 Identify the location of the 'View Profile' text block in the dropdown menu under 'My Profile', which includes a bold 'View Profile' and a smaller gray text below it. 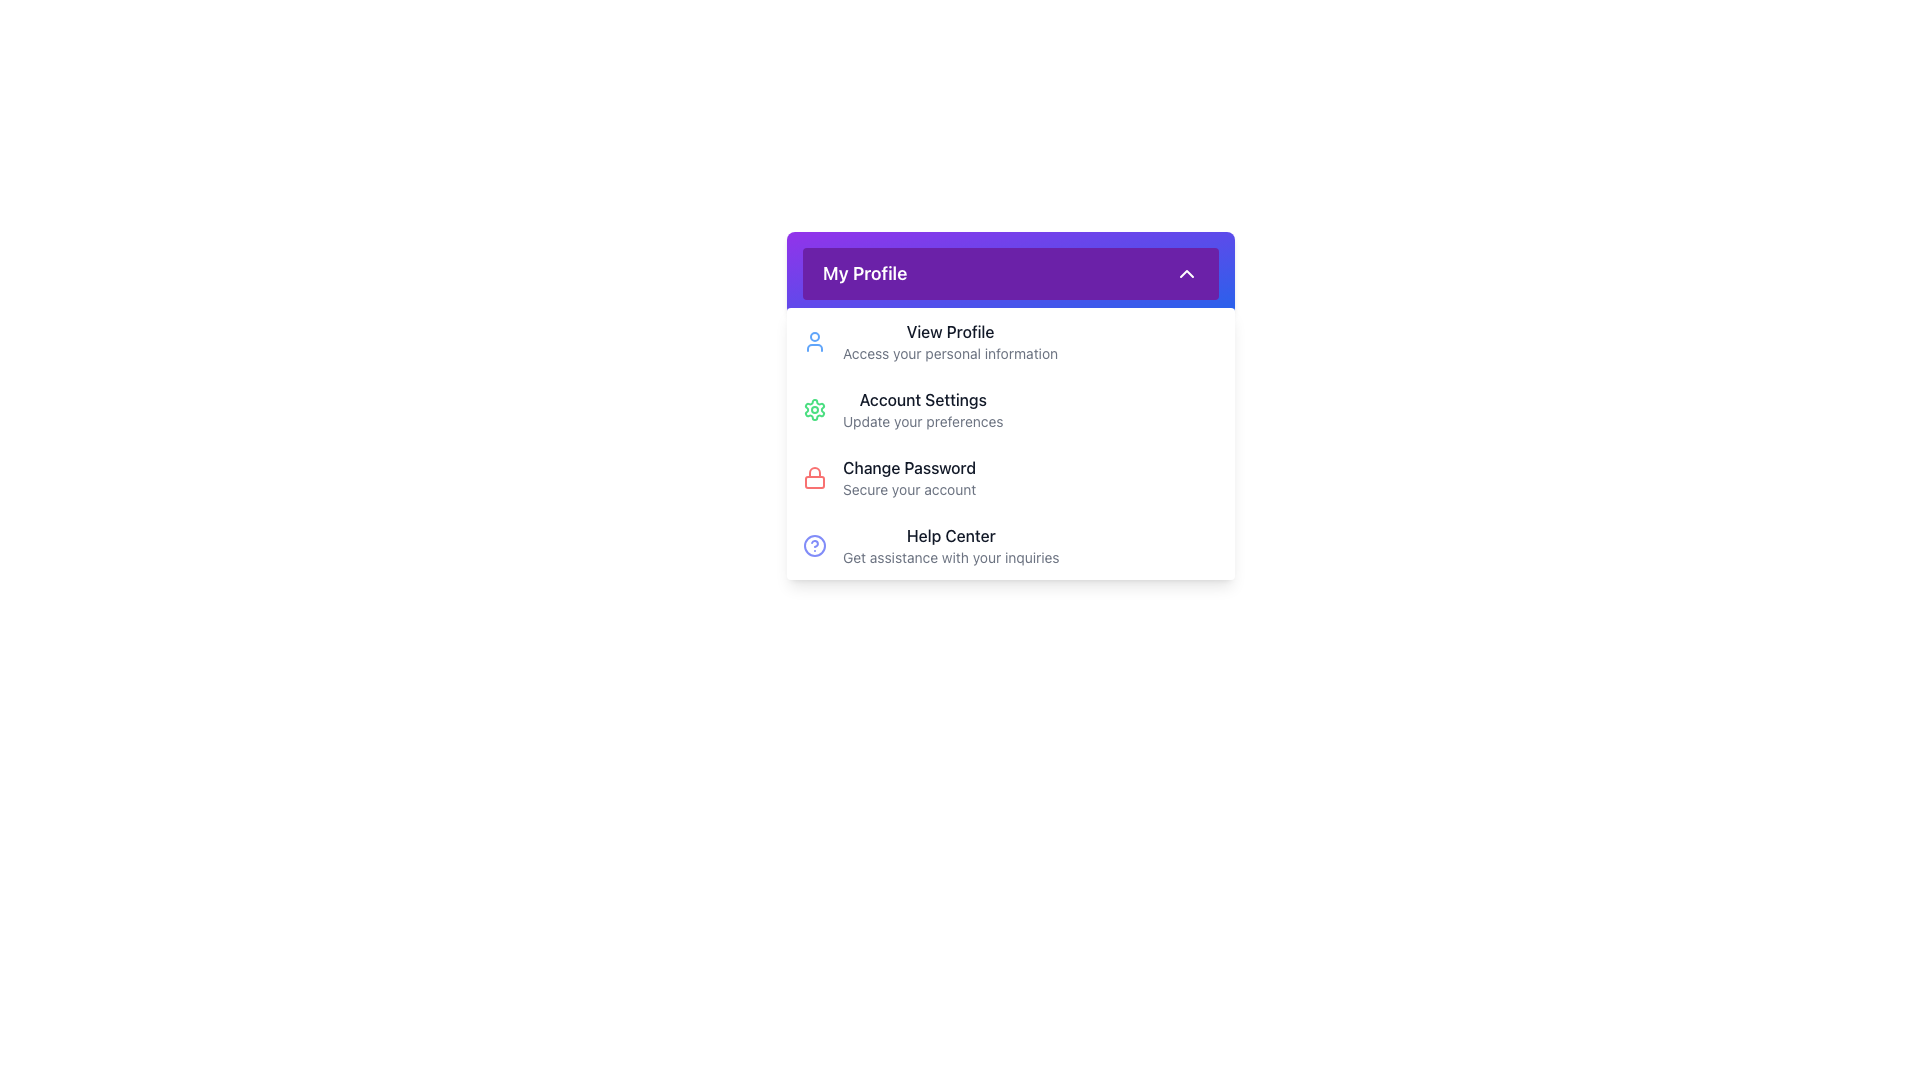
(949, 341).